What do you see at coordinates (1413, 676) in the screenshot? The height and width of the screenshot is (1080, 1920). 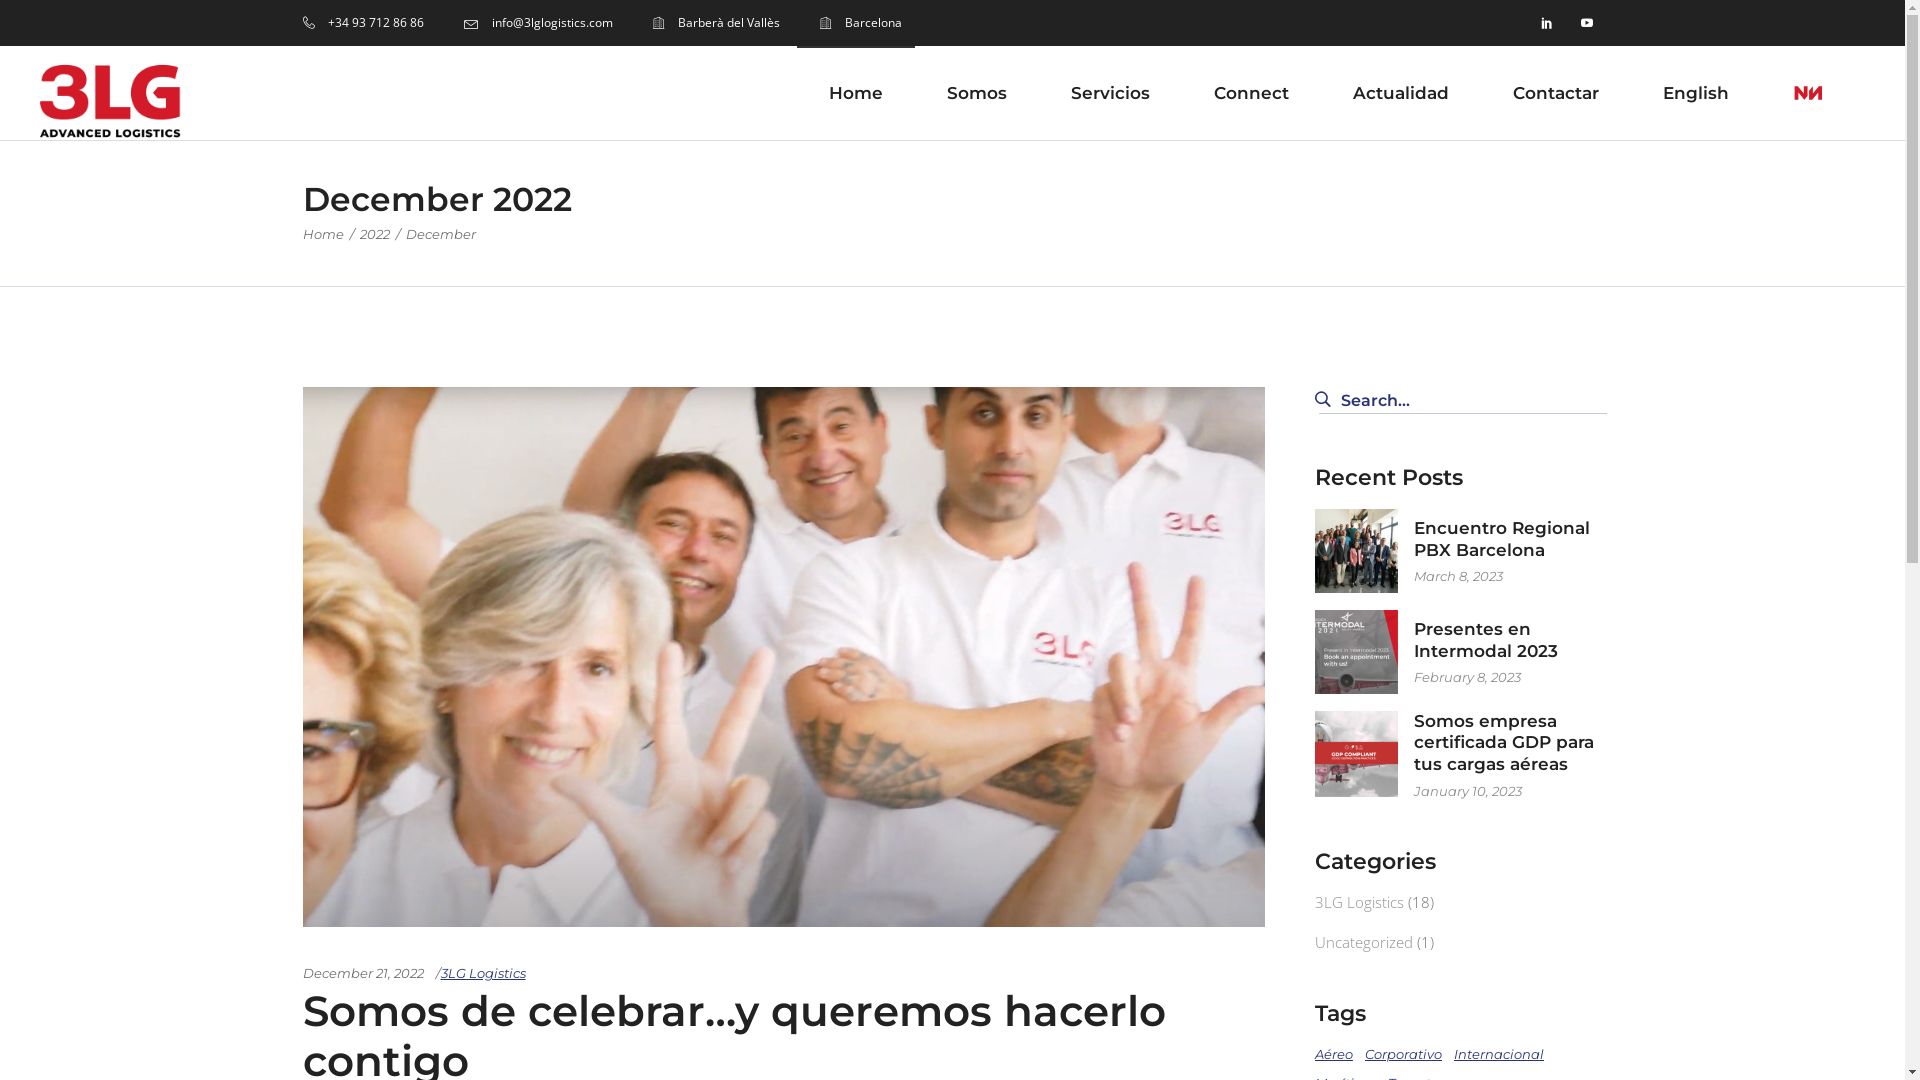 I see `'February 8, 2023'` at bounding box center [1413, 676].